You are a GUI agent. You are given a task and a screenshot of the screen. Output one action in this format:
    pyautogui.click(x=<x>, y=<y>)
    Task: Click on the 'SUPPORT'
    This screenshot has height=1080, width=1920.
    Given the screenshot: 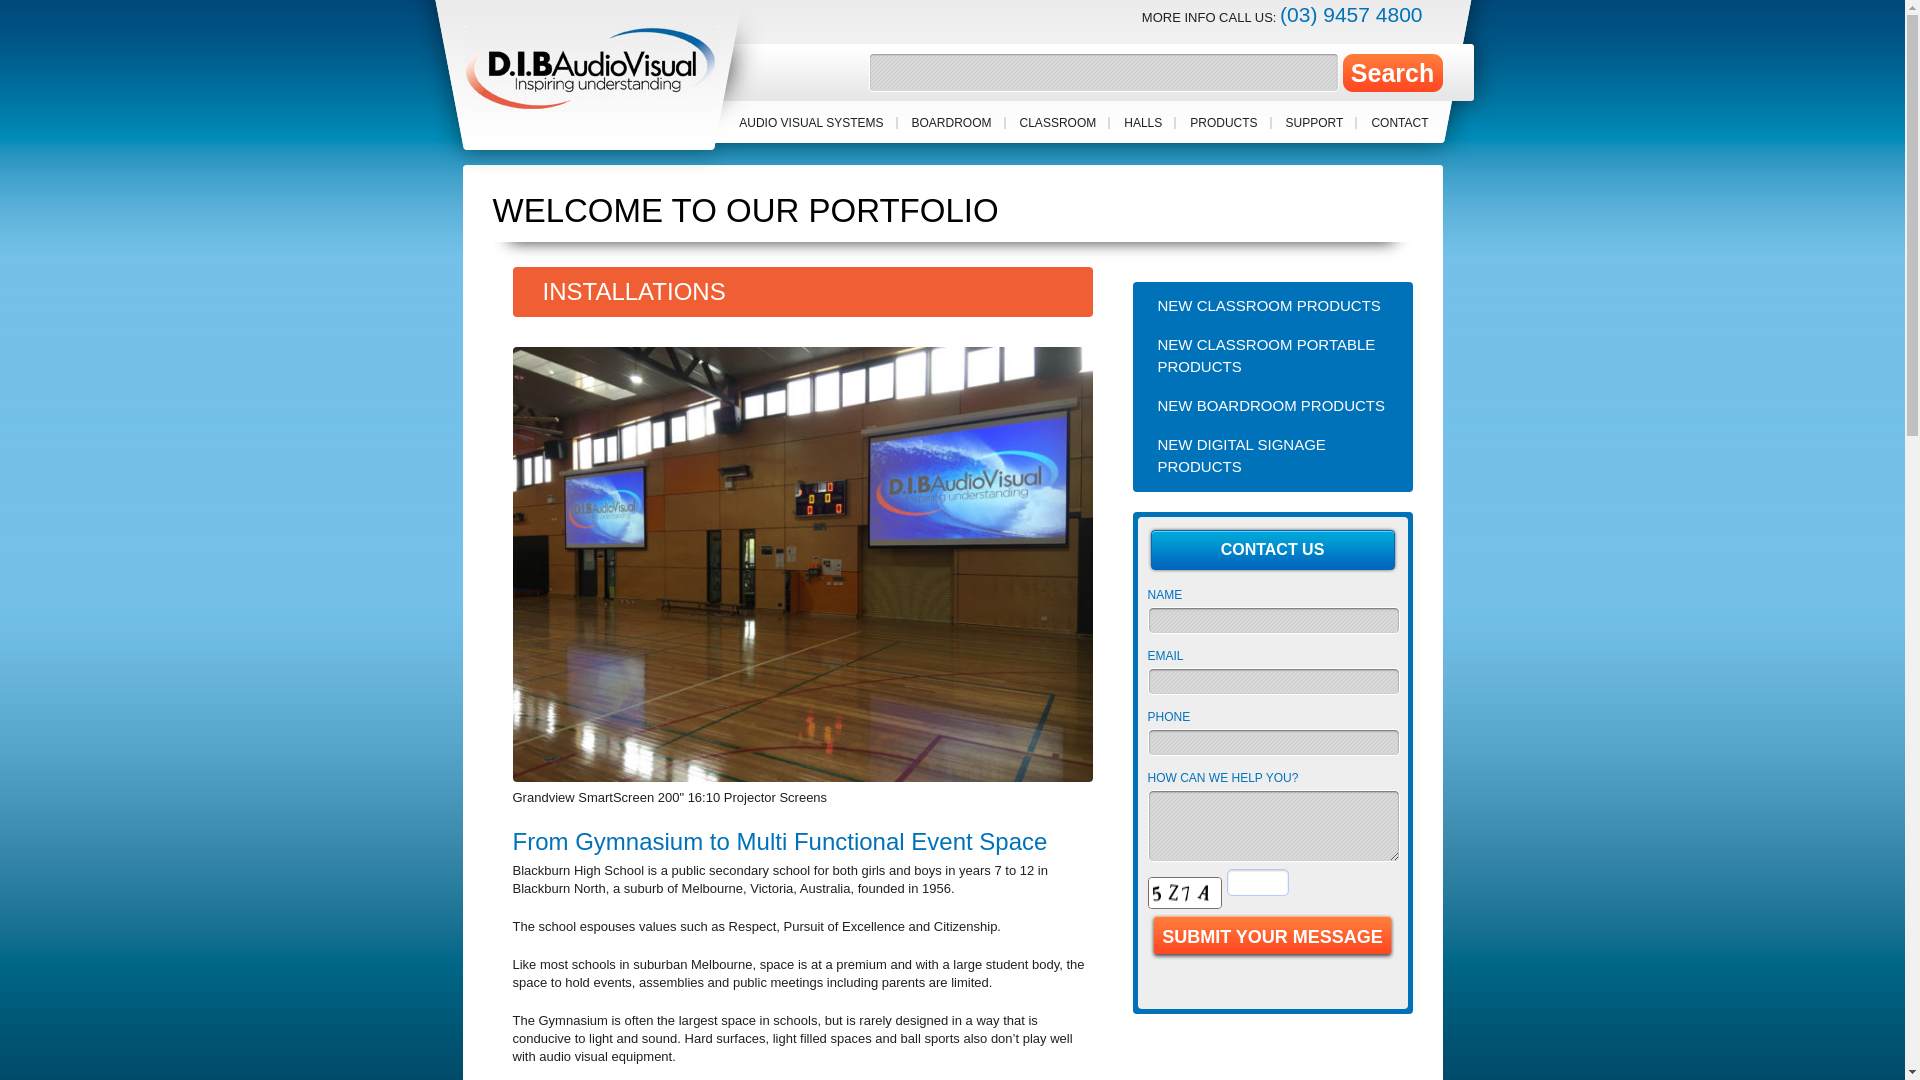 What is the action you would take?
    pyautogui.click(x=1315, y=123)
    